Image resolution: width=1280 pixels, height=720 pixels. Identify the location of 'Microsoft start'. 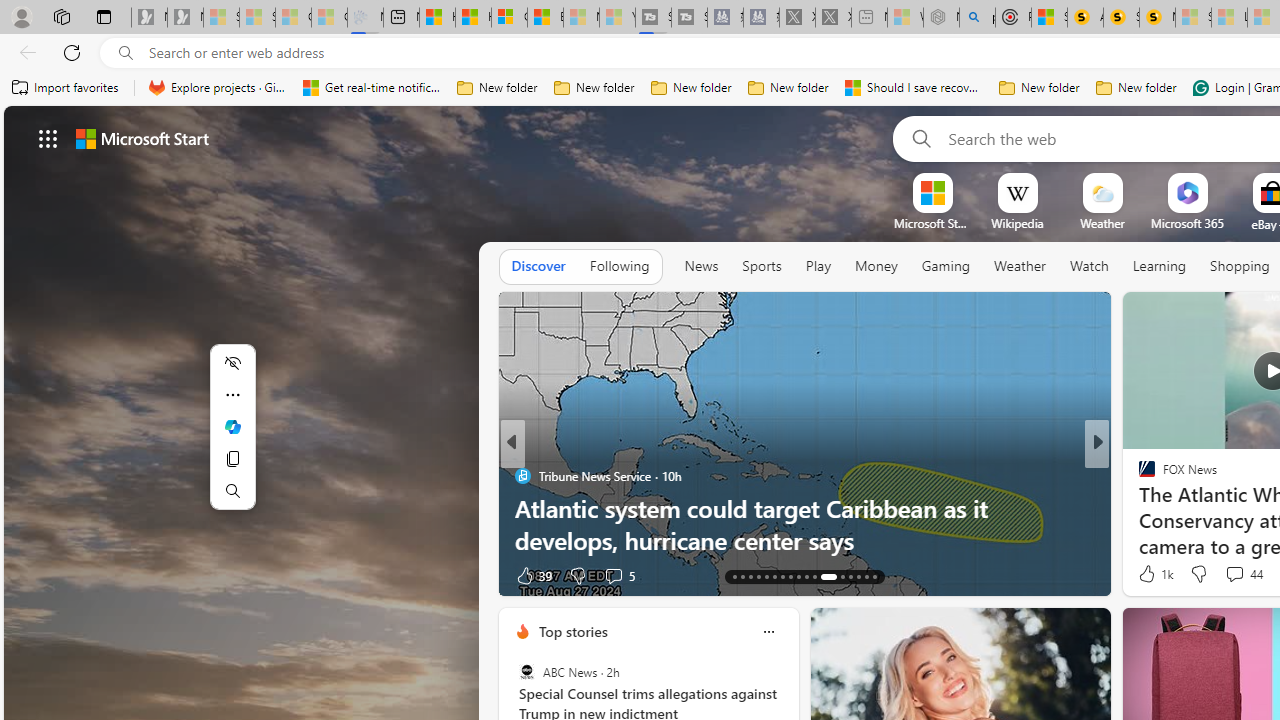
(141, 137).